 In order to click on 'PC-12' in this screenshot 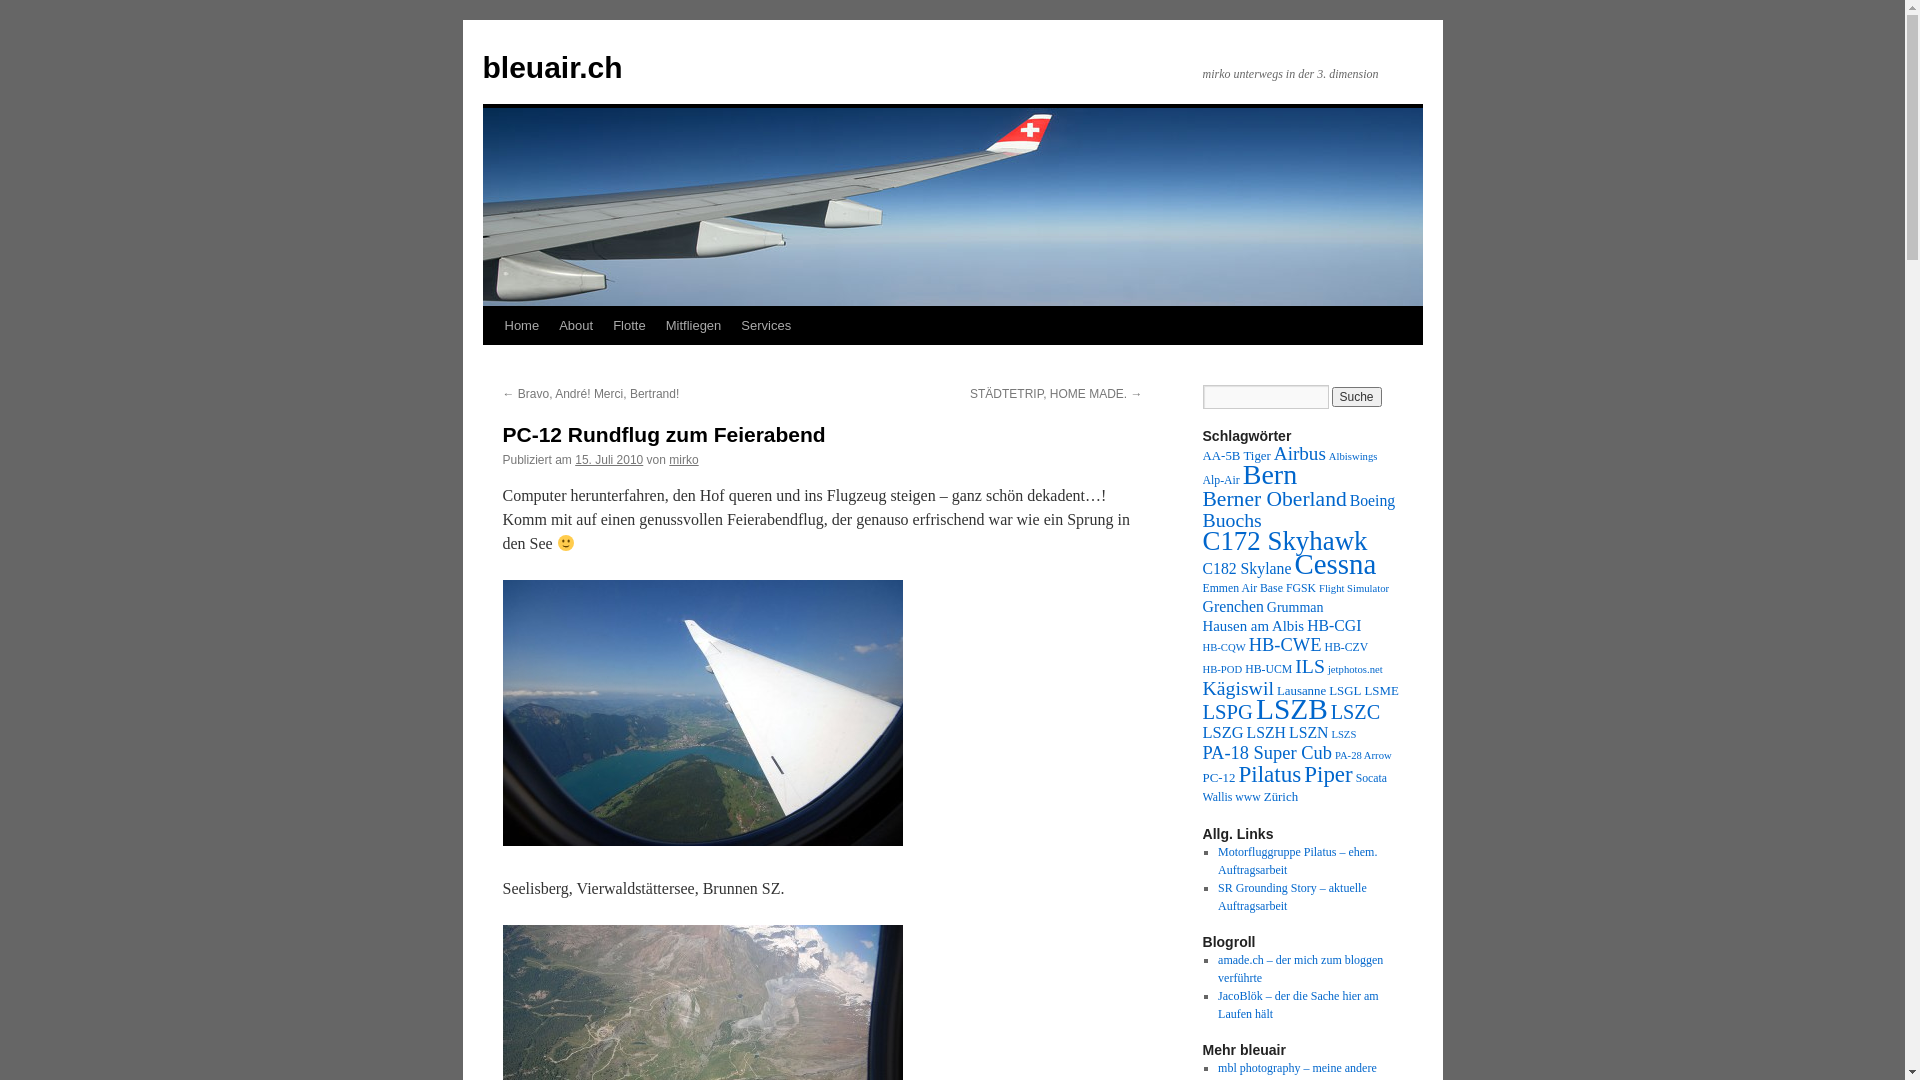, I will do `click(1217, 777)`.